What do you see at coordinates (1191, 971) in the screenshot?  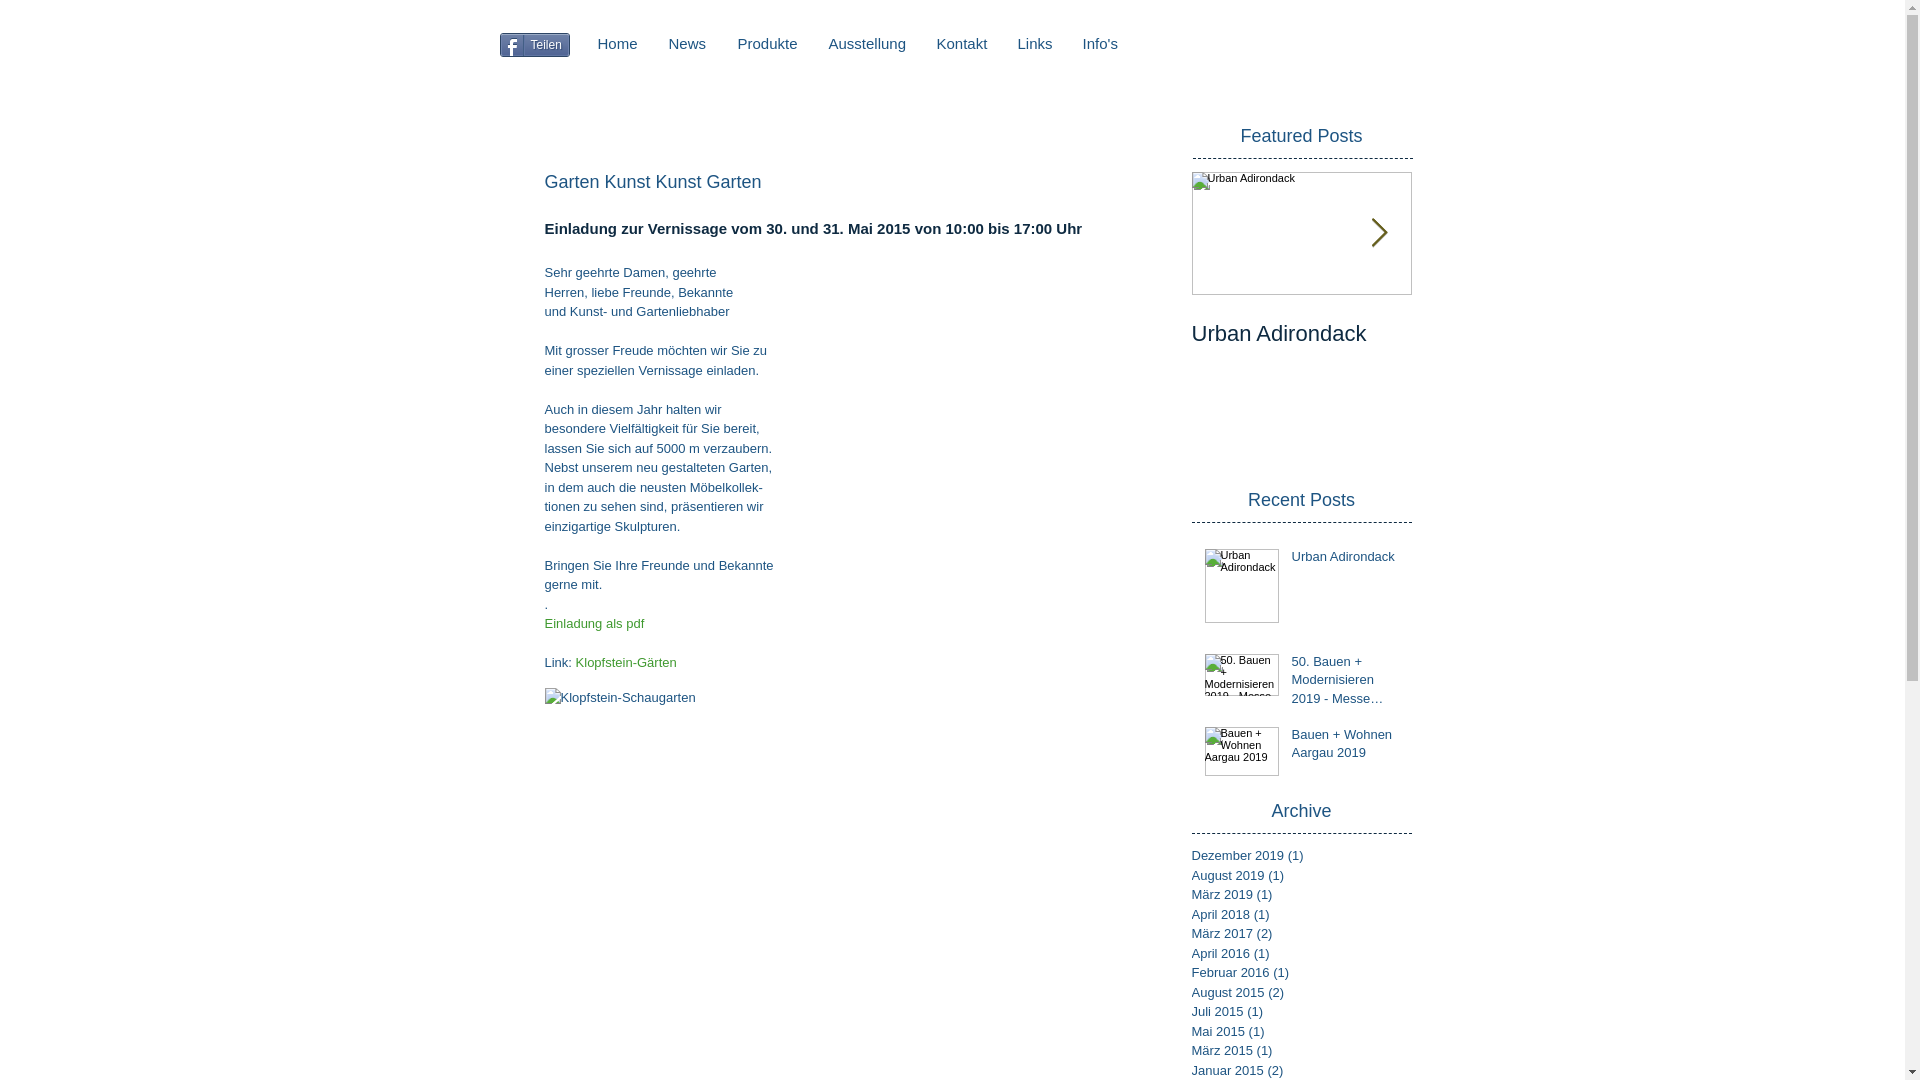 I see `'Februar 2016 (1)'` at bounding box center [1191, 971].